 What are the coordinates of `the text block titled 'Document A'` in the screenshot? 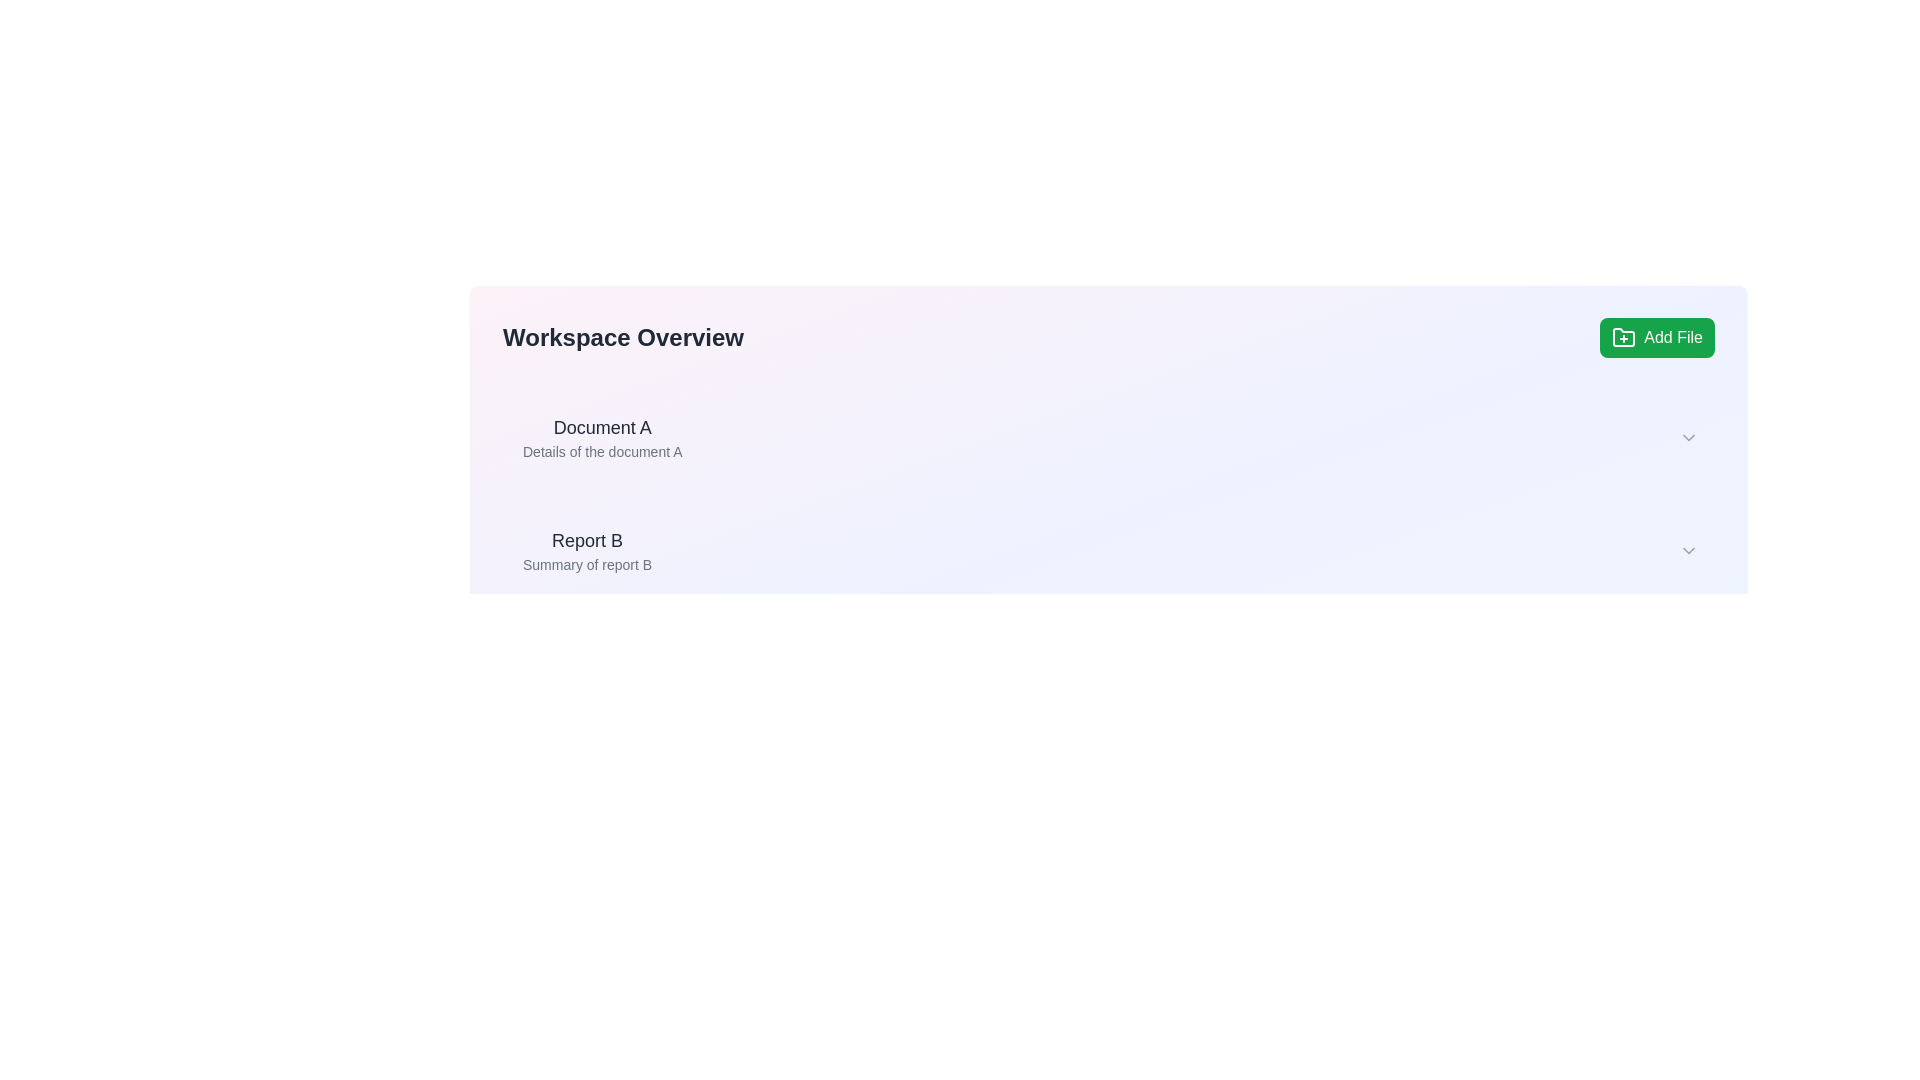 It's located at (601, 437).